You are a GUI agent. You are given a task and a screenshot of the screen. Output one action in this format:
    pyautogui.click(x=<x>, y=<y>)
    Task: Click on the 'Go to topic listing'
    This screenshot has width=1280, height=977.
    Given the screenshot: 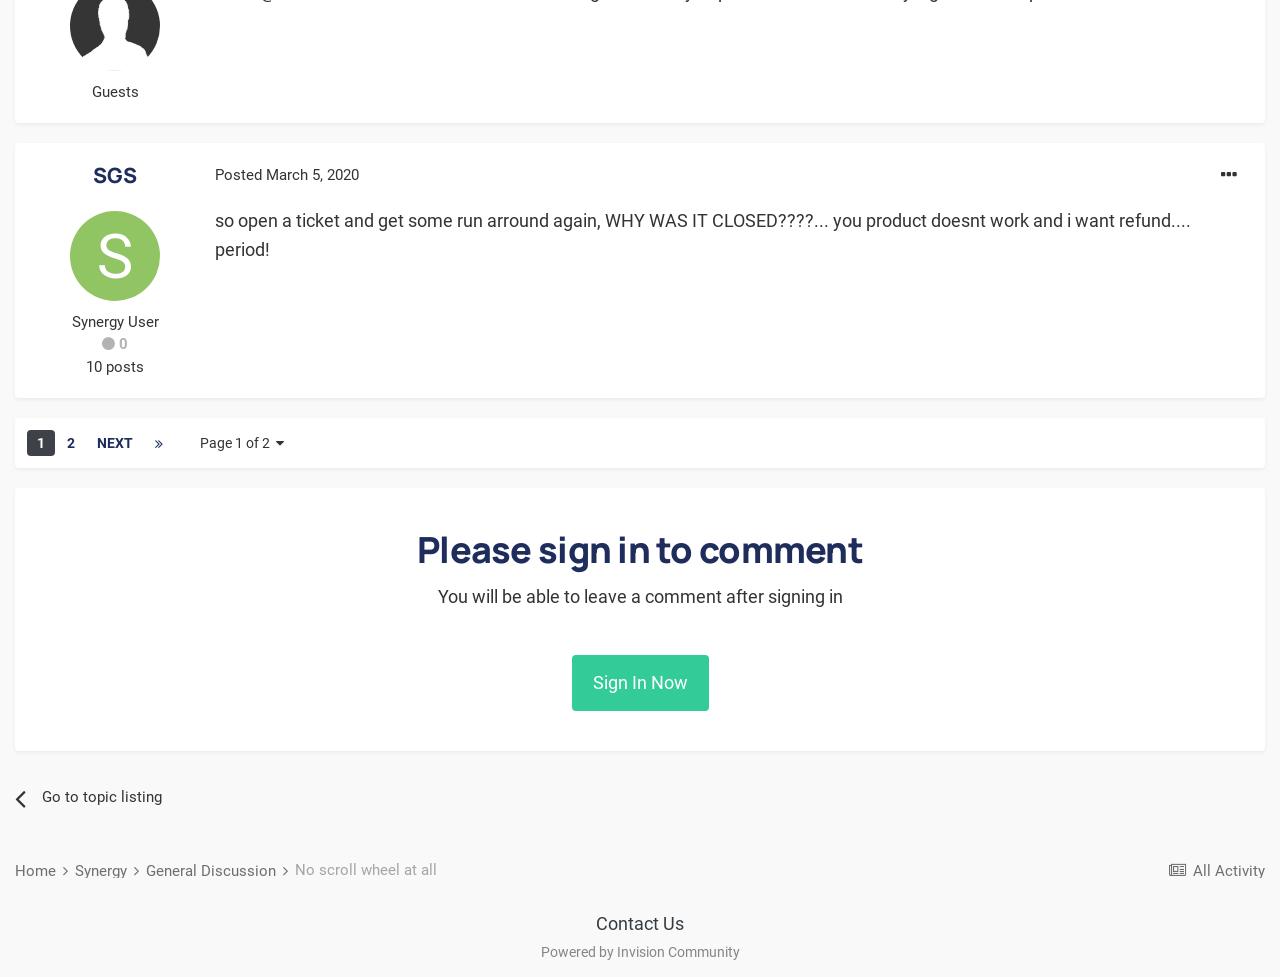 What is the action you would take?
    pyautogui.click(x=101, y=797)
    